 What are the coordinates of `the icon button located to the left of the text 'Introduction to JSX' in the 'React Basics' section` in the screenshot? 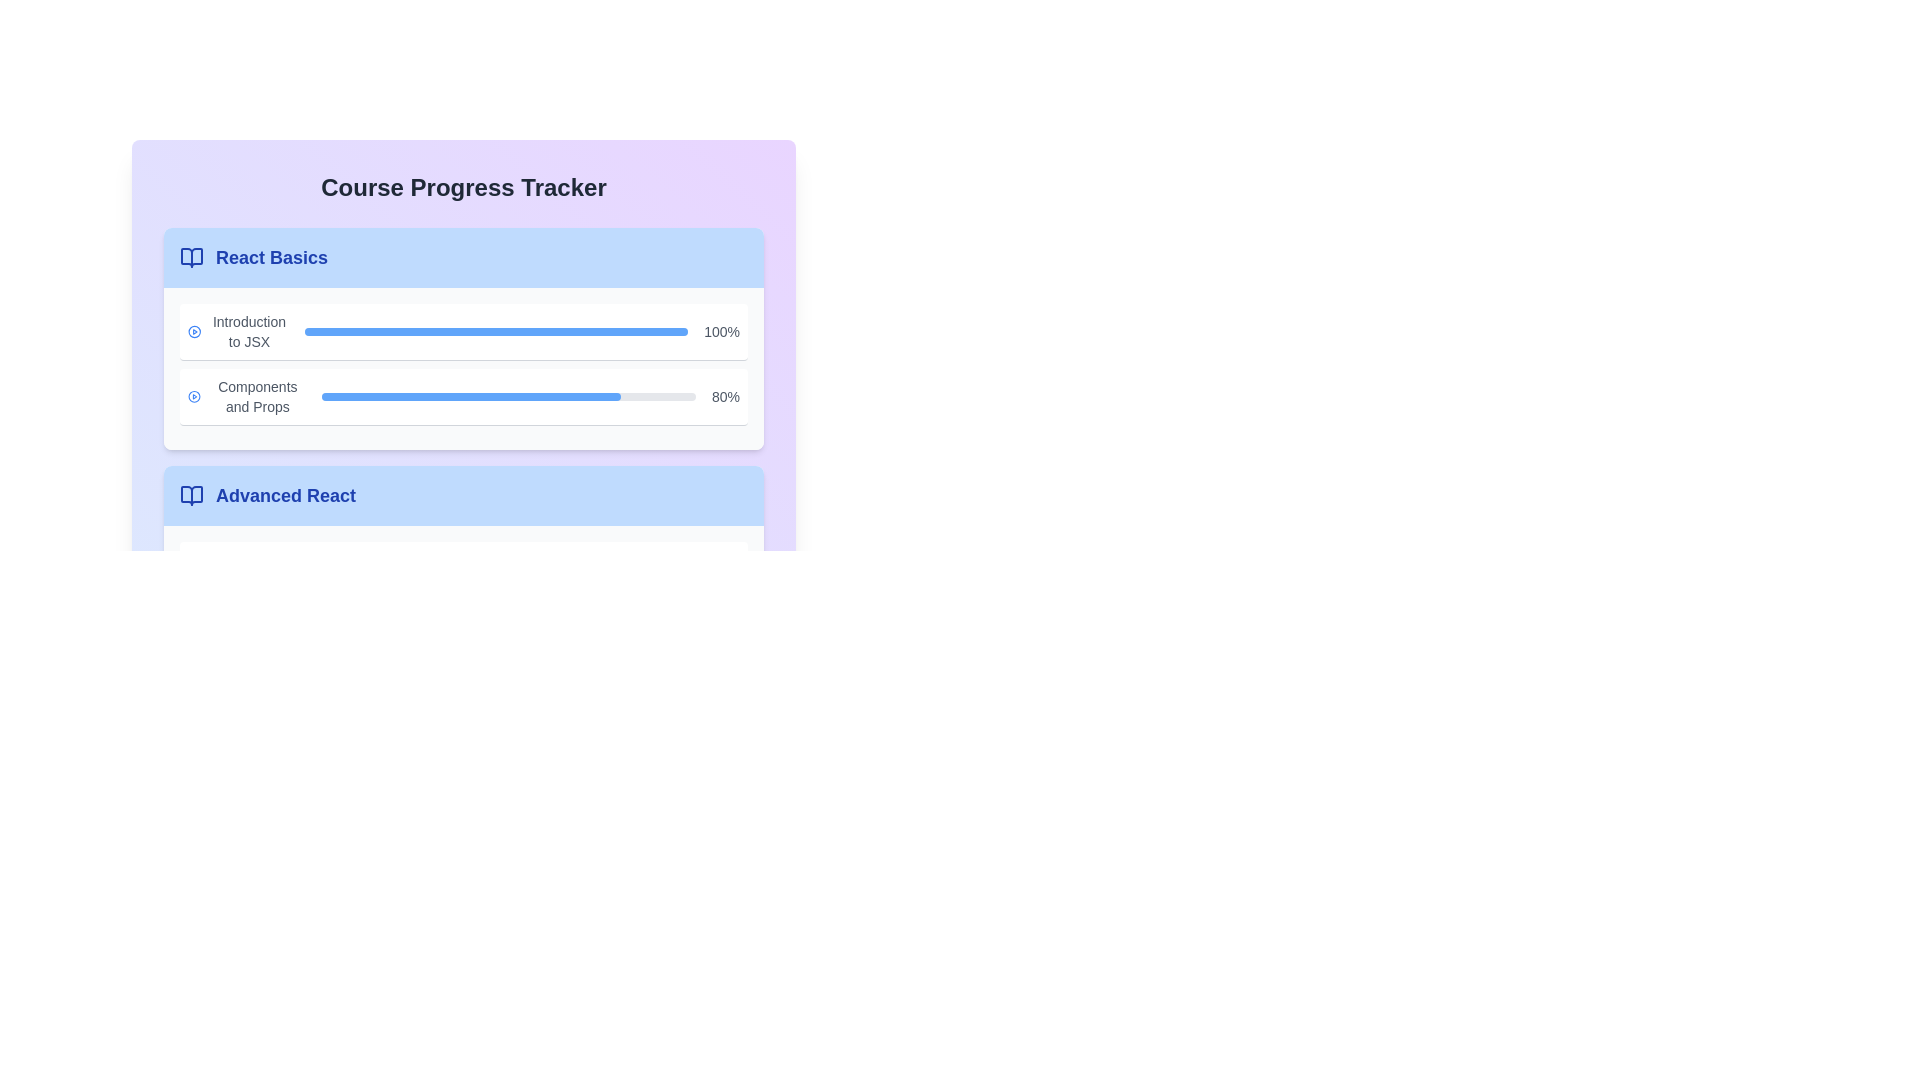 It's located at (194, 330).